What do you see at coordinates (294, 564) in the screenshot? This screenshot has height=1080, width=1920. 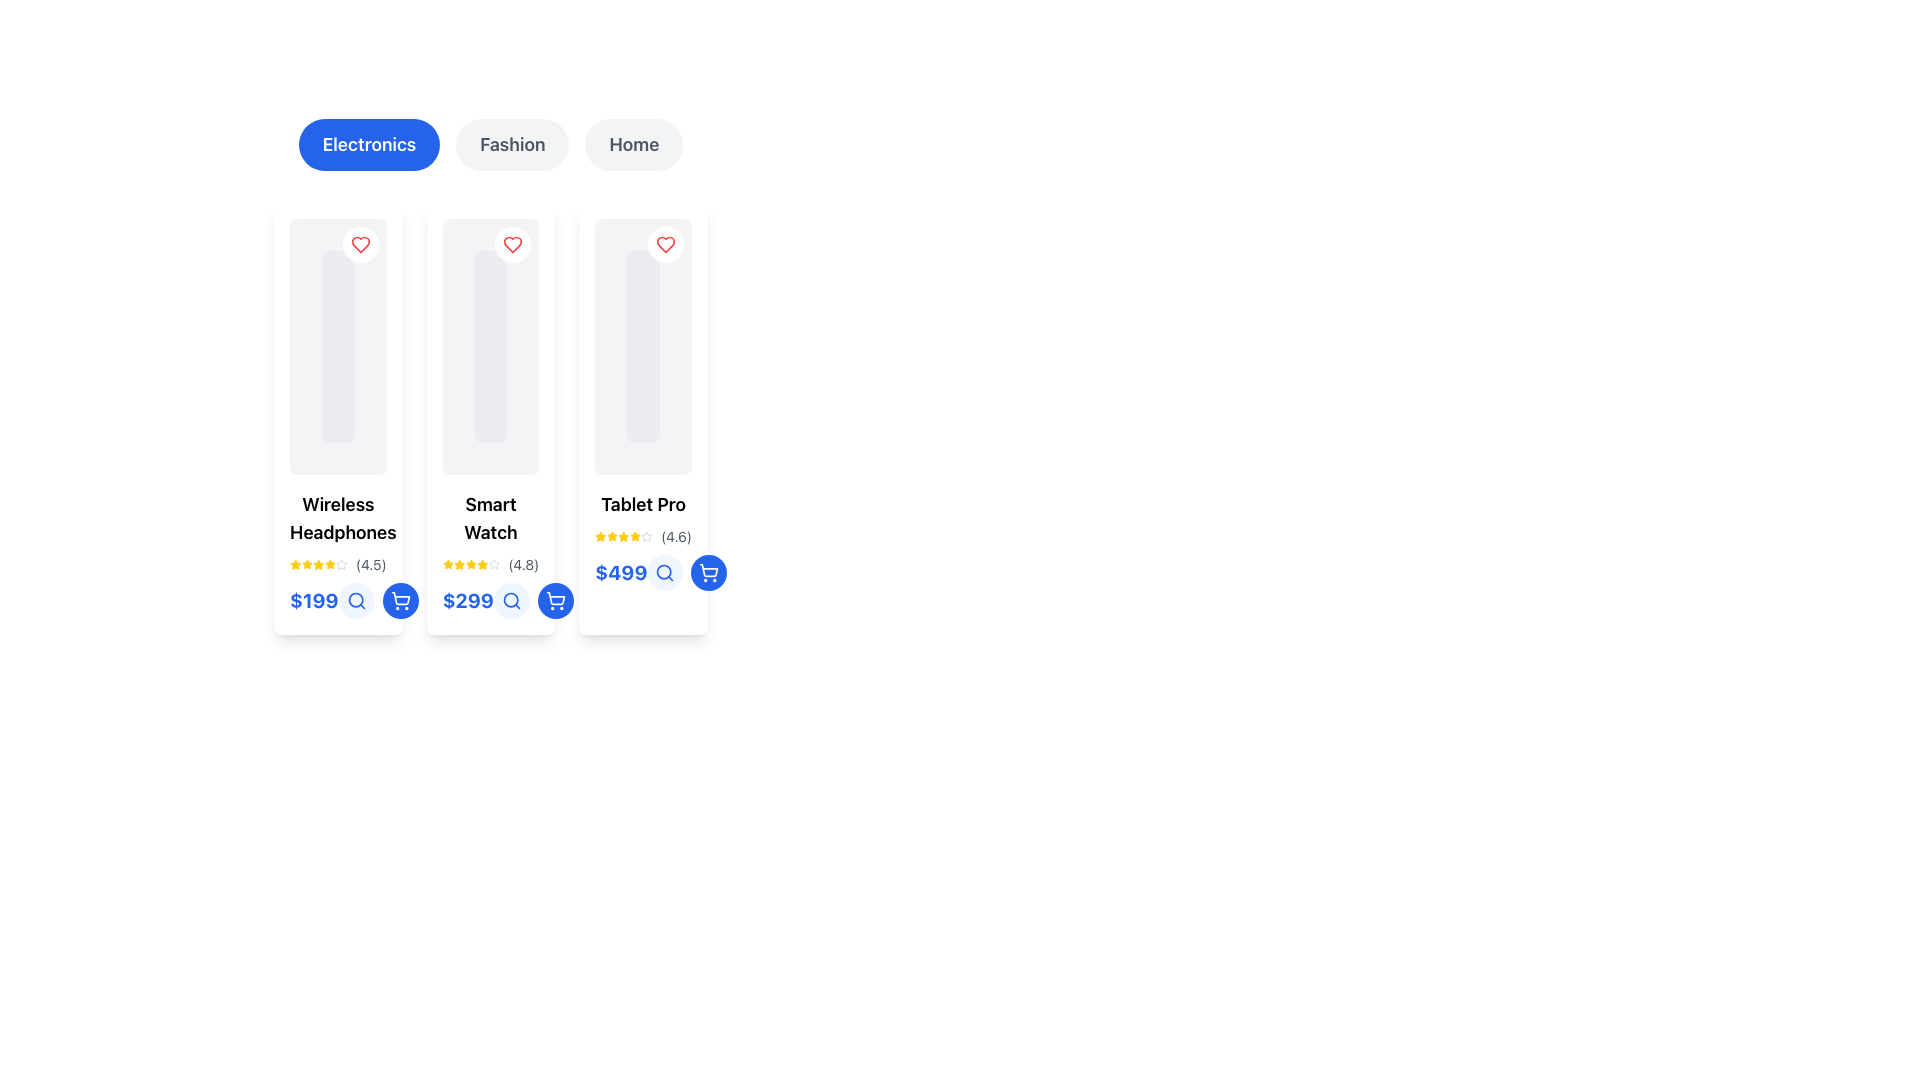 I see `the first star icon representing the rating for the 'Wireless Headphones' product in the rating section below the product listing` at bounding box center [294, 564].